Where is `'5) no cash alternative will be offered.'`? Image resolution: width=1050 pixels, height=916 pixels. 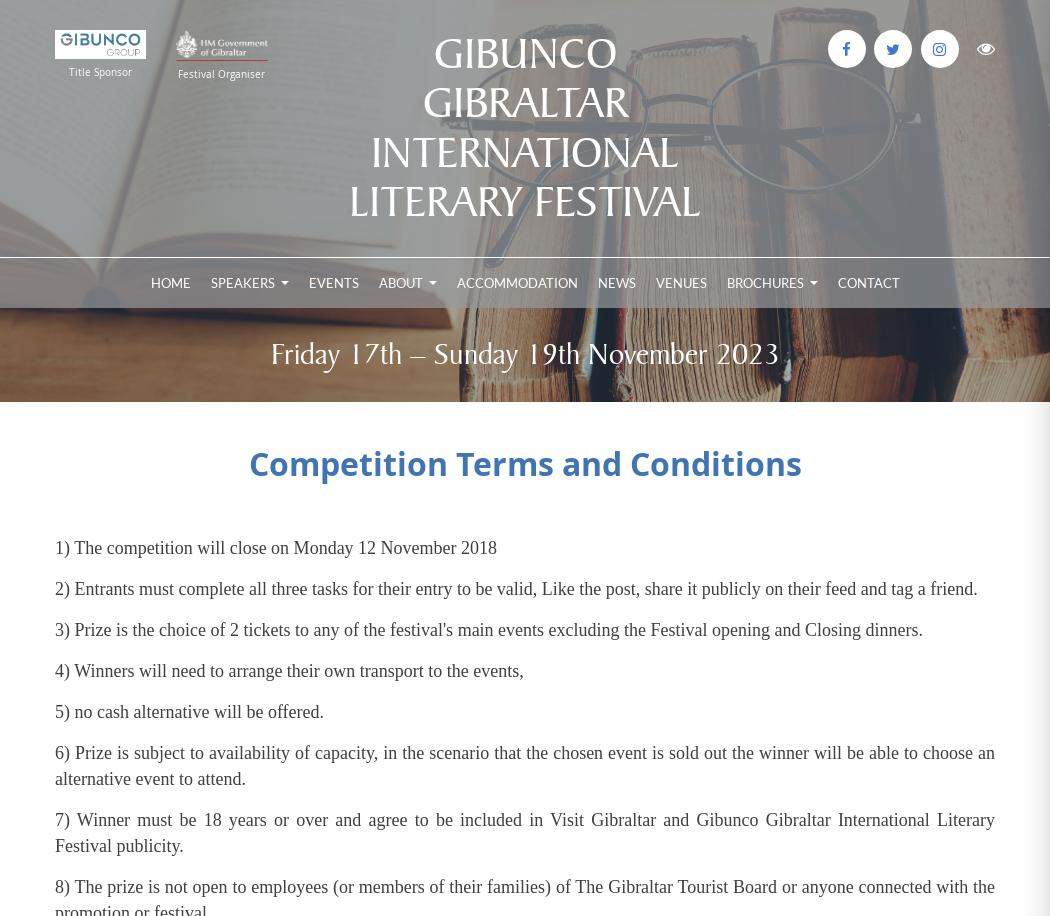 '5) no cash alternative will be offered.' is located at coordinates (190, 712).